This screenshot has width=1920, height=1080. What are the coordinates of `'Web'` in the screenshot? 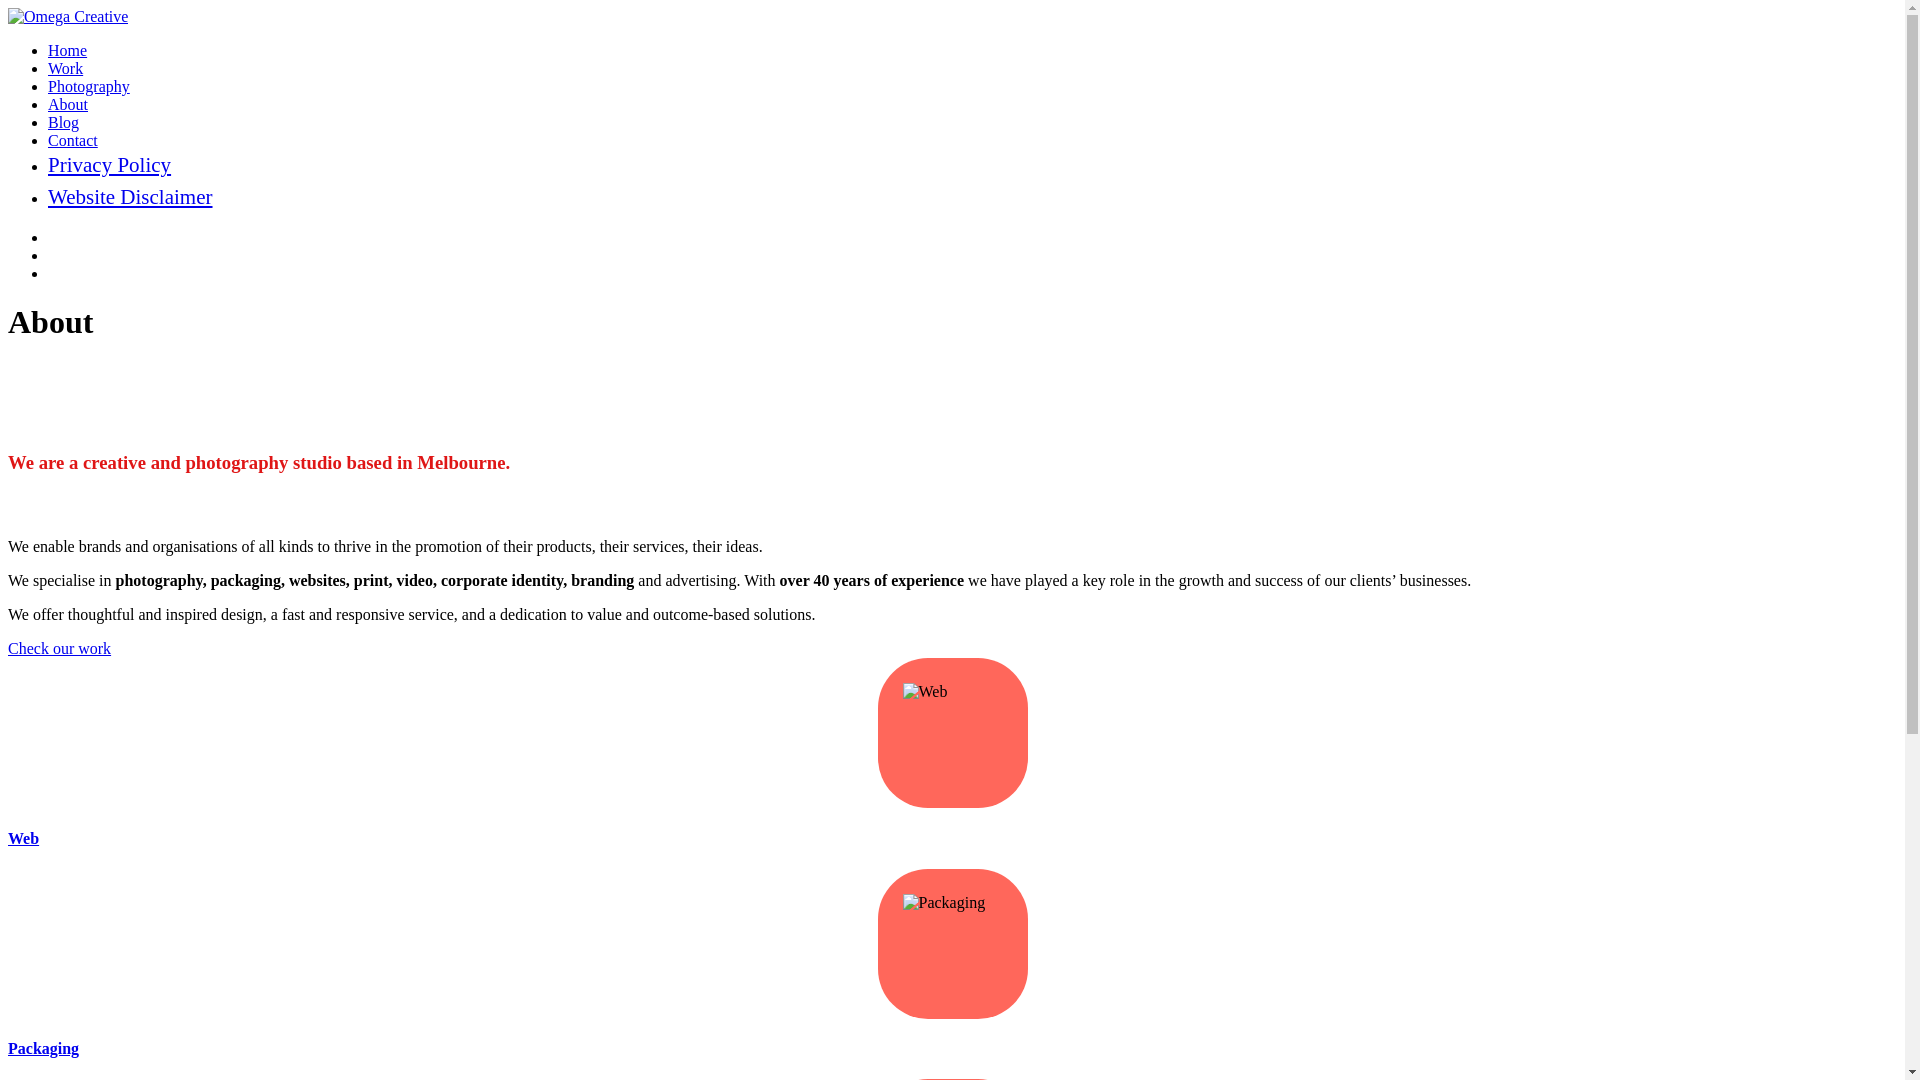 It's located at (8, 838).